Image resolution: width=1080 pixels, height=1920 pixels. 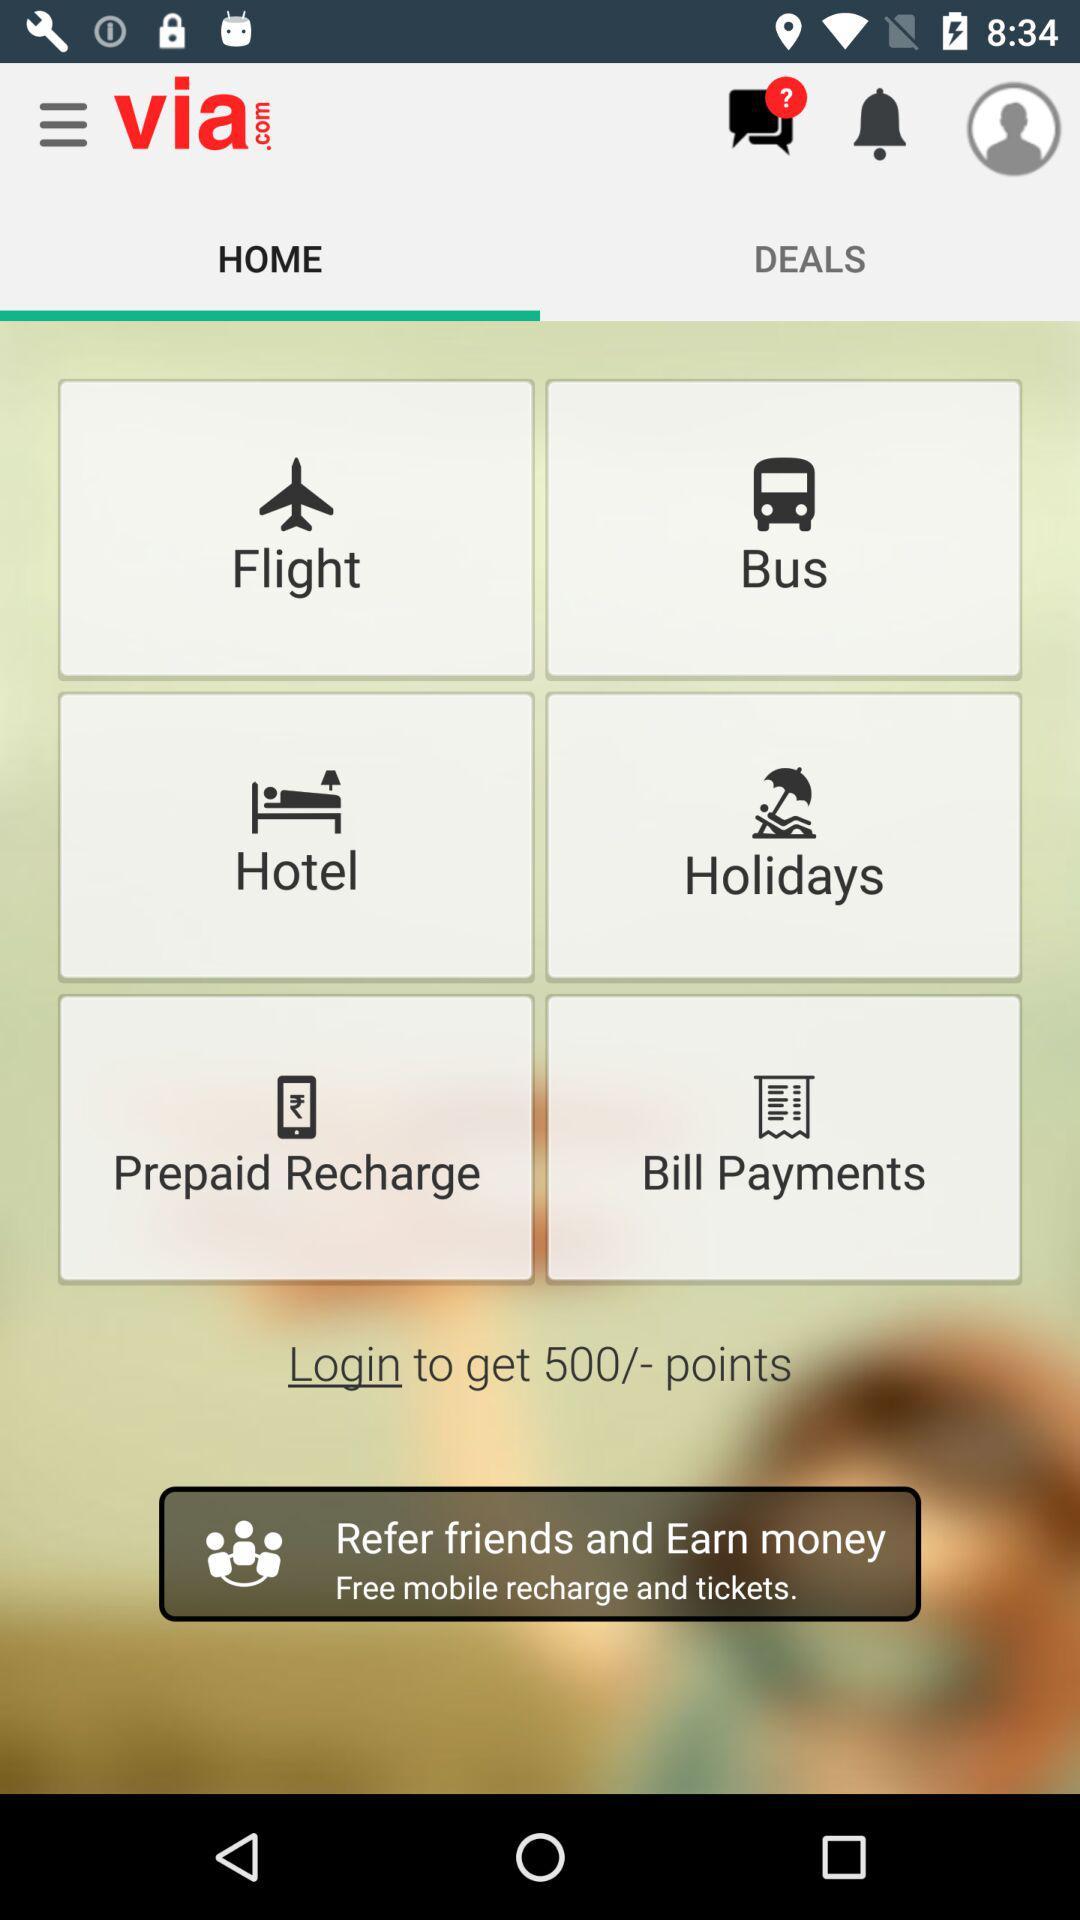 I want to click on the bill payments icon, so click(x=782, y=1106).